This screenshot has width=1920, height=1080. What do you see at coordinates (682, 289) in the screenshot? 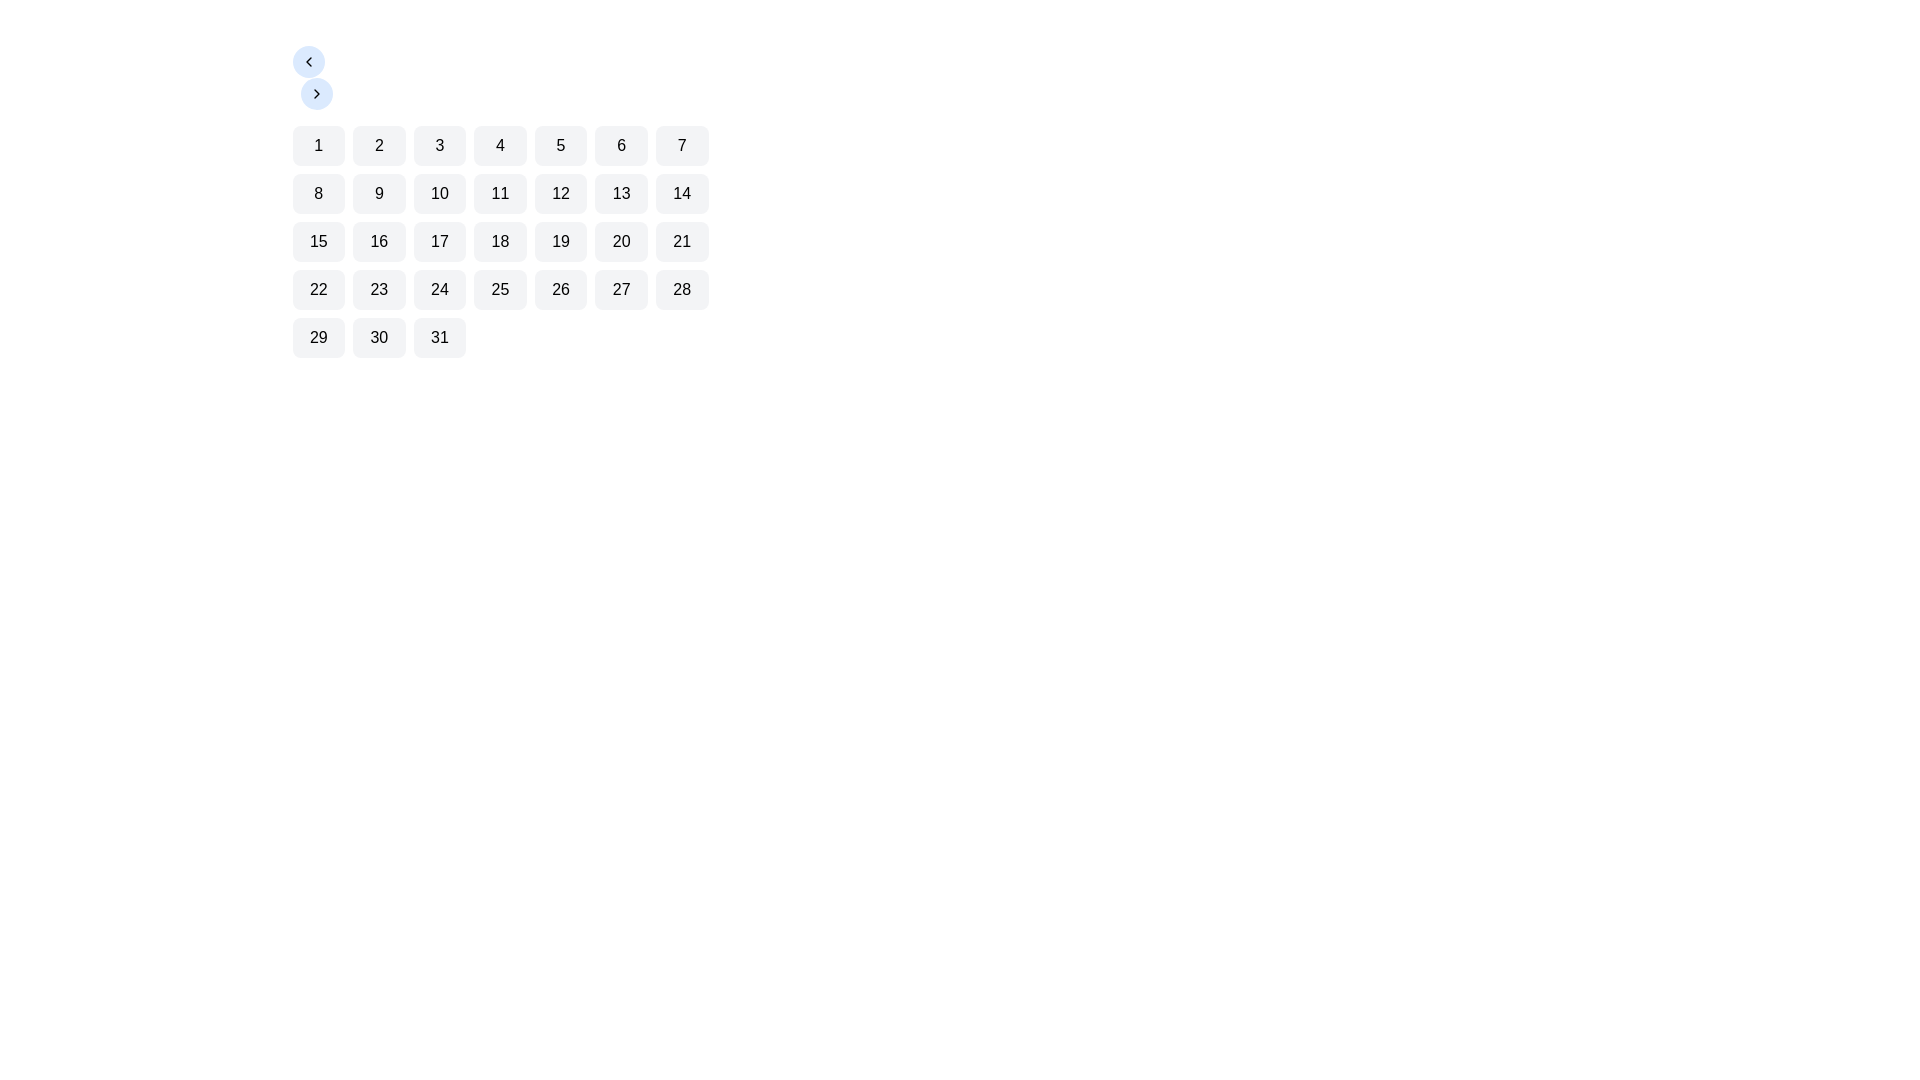
I see `the button representing the 28th day in the calendar grid` at bounding box center [682, 289].